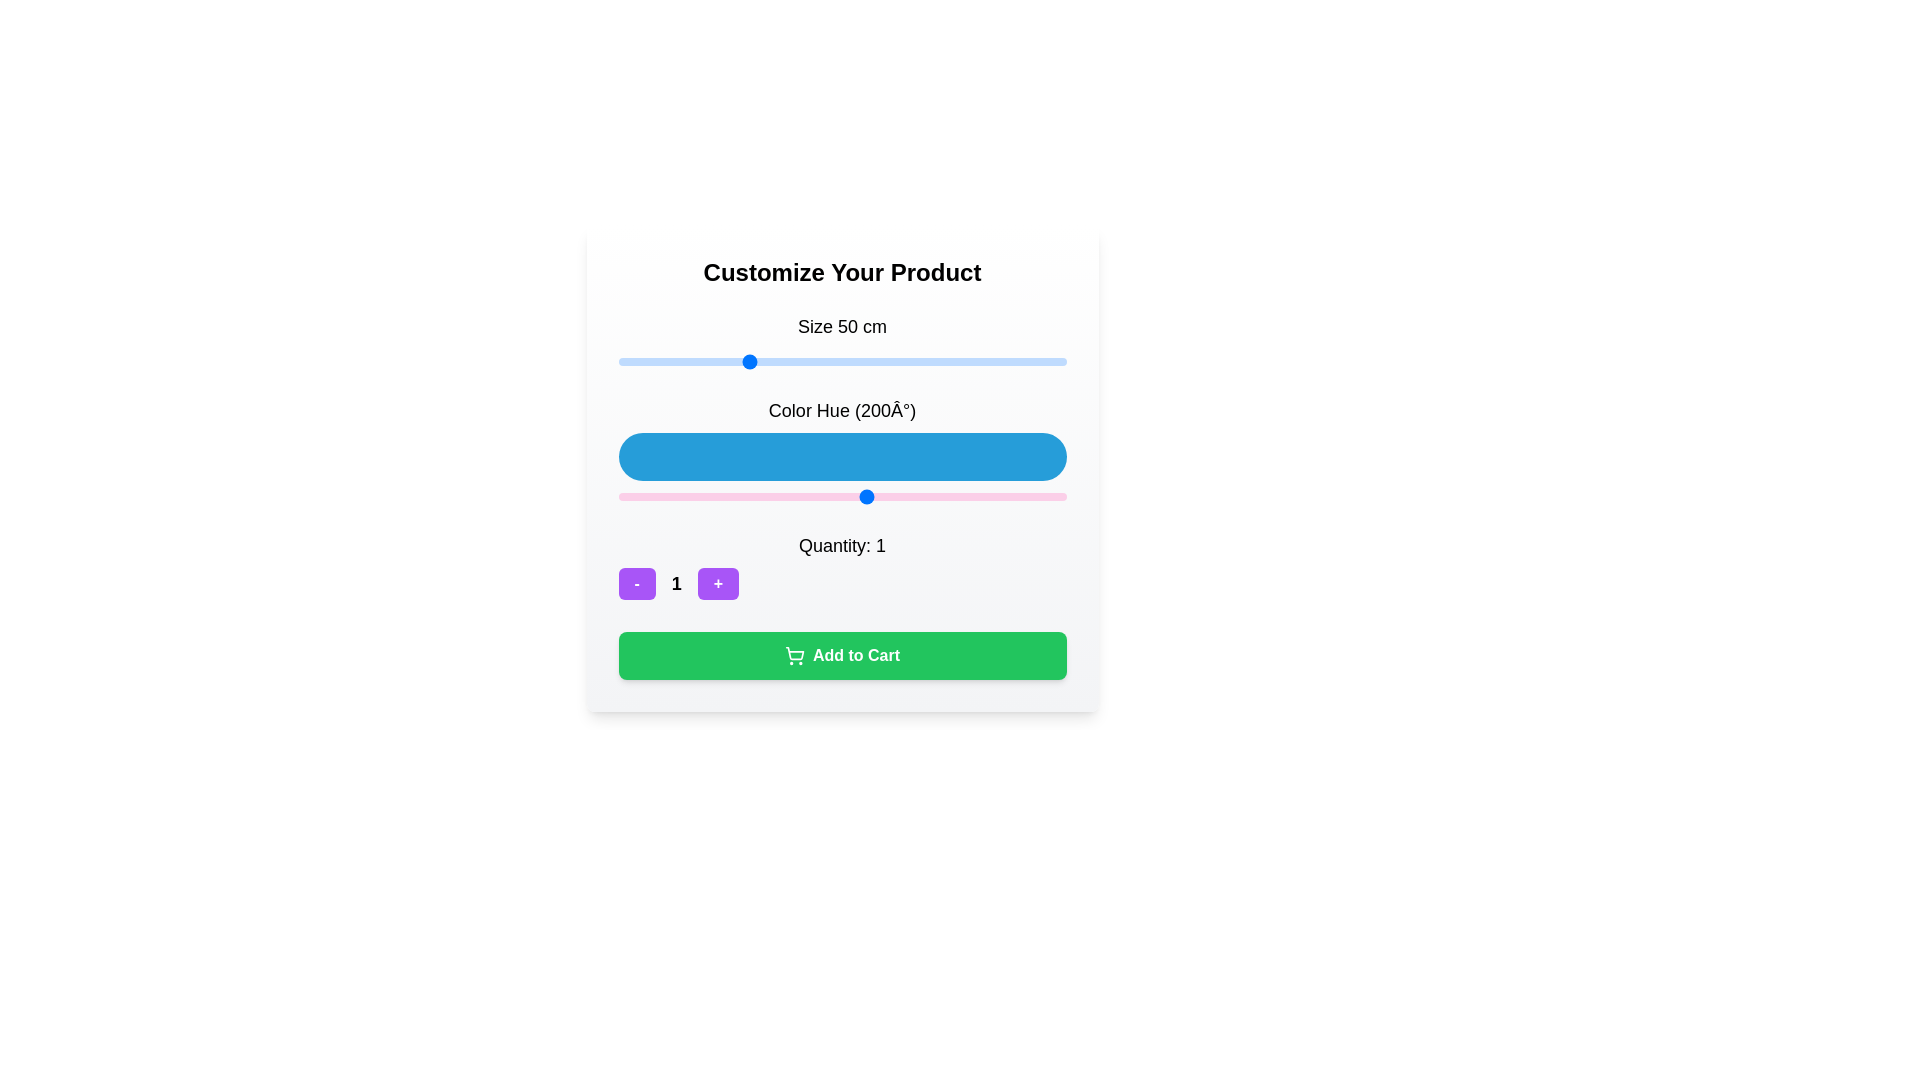 This screenshot has height=1080, width=1920. What do you see at coordinates (856, 496) in the screenshot?
I see `the color hue slider` at bounding box center [856, 496].